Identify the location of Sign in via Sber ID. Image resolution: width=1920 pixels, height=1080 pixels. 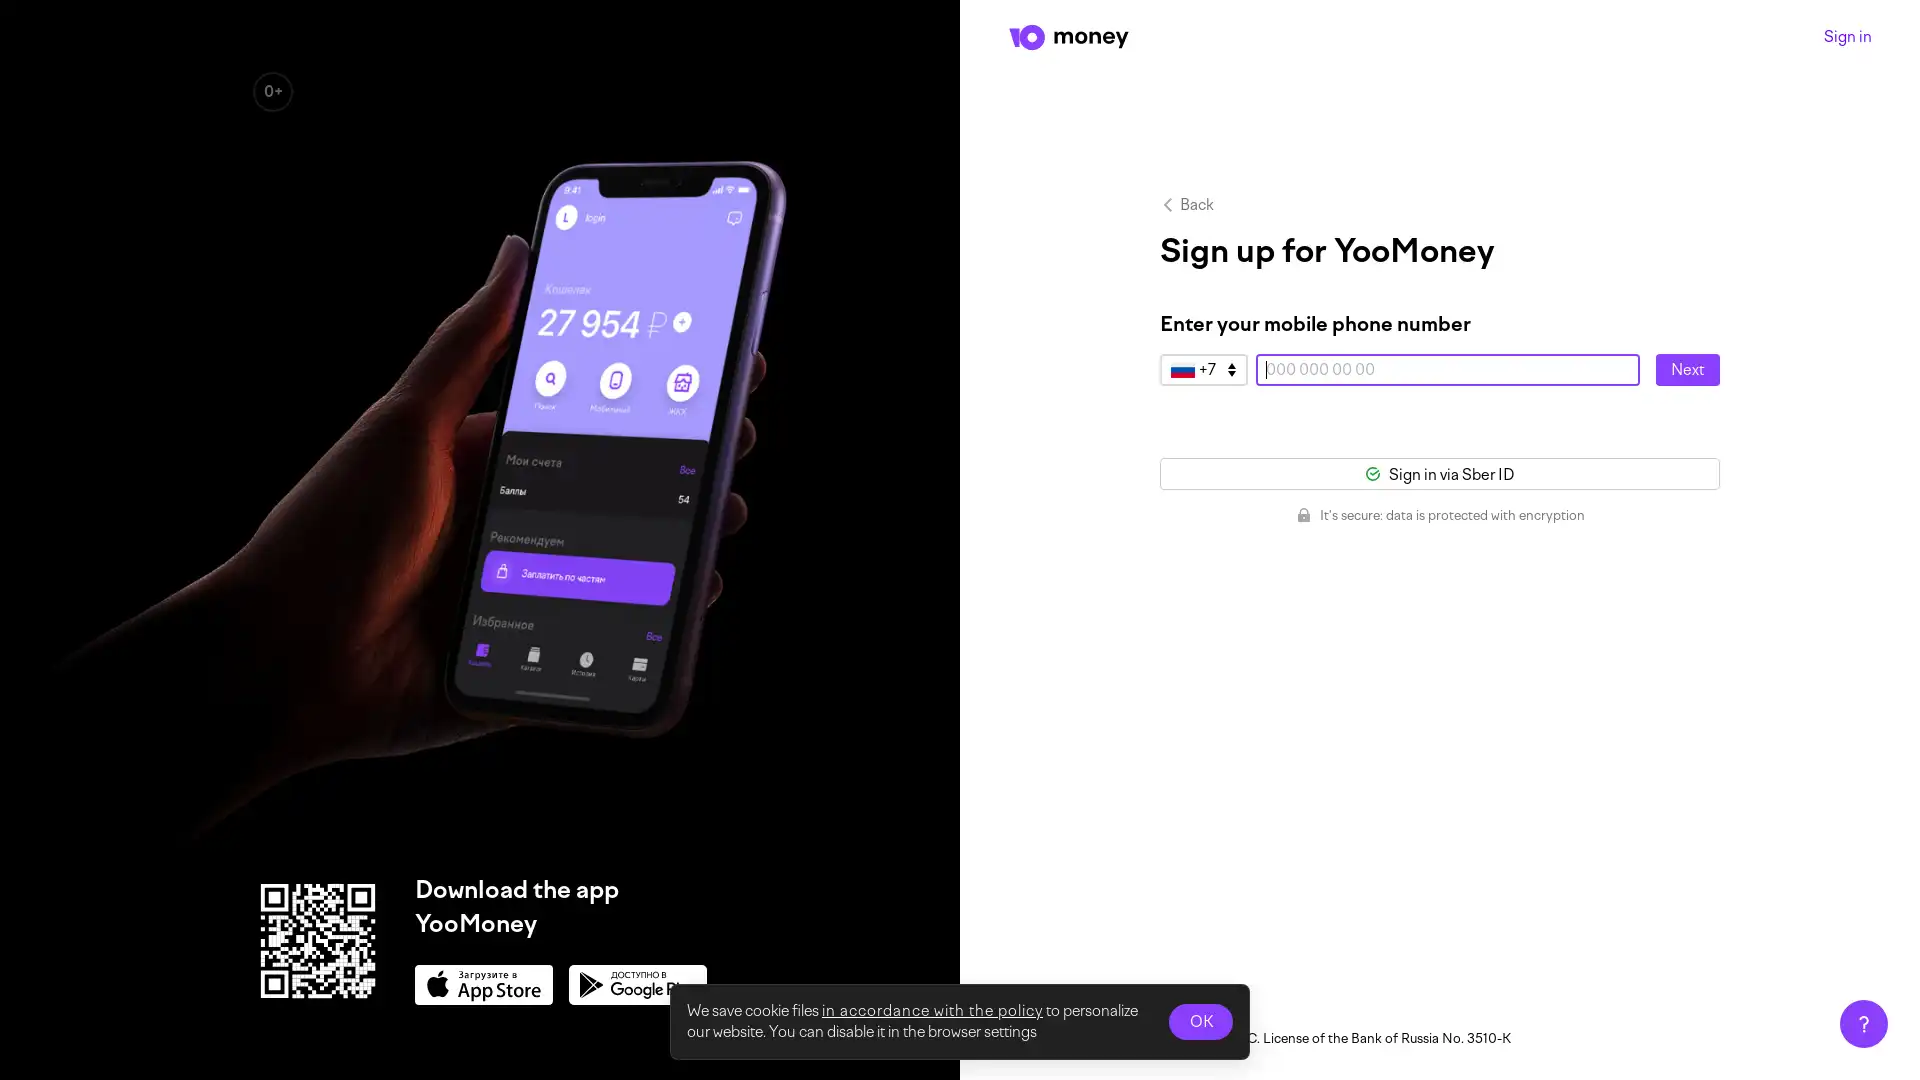
(1440, 474).